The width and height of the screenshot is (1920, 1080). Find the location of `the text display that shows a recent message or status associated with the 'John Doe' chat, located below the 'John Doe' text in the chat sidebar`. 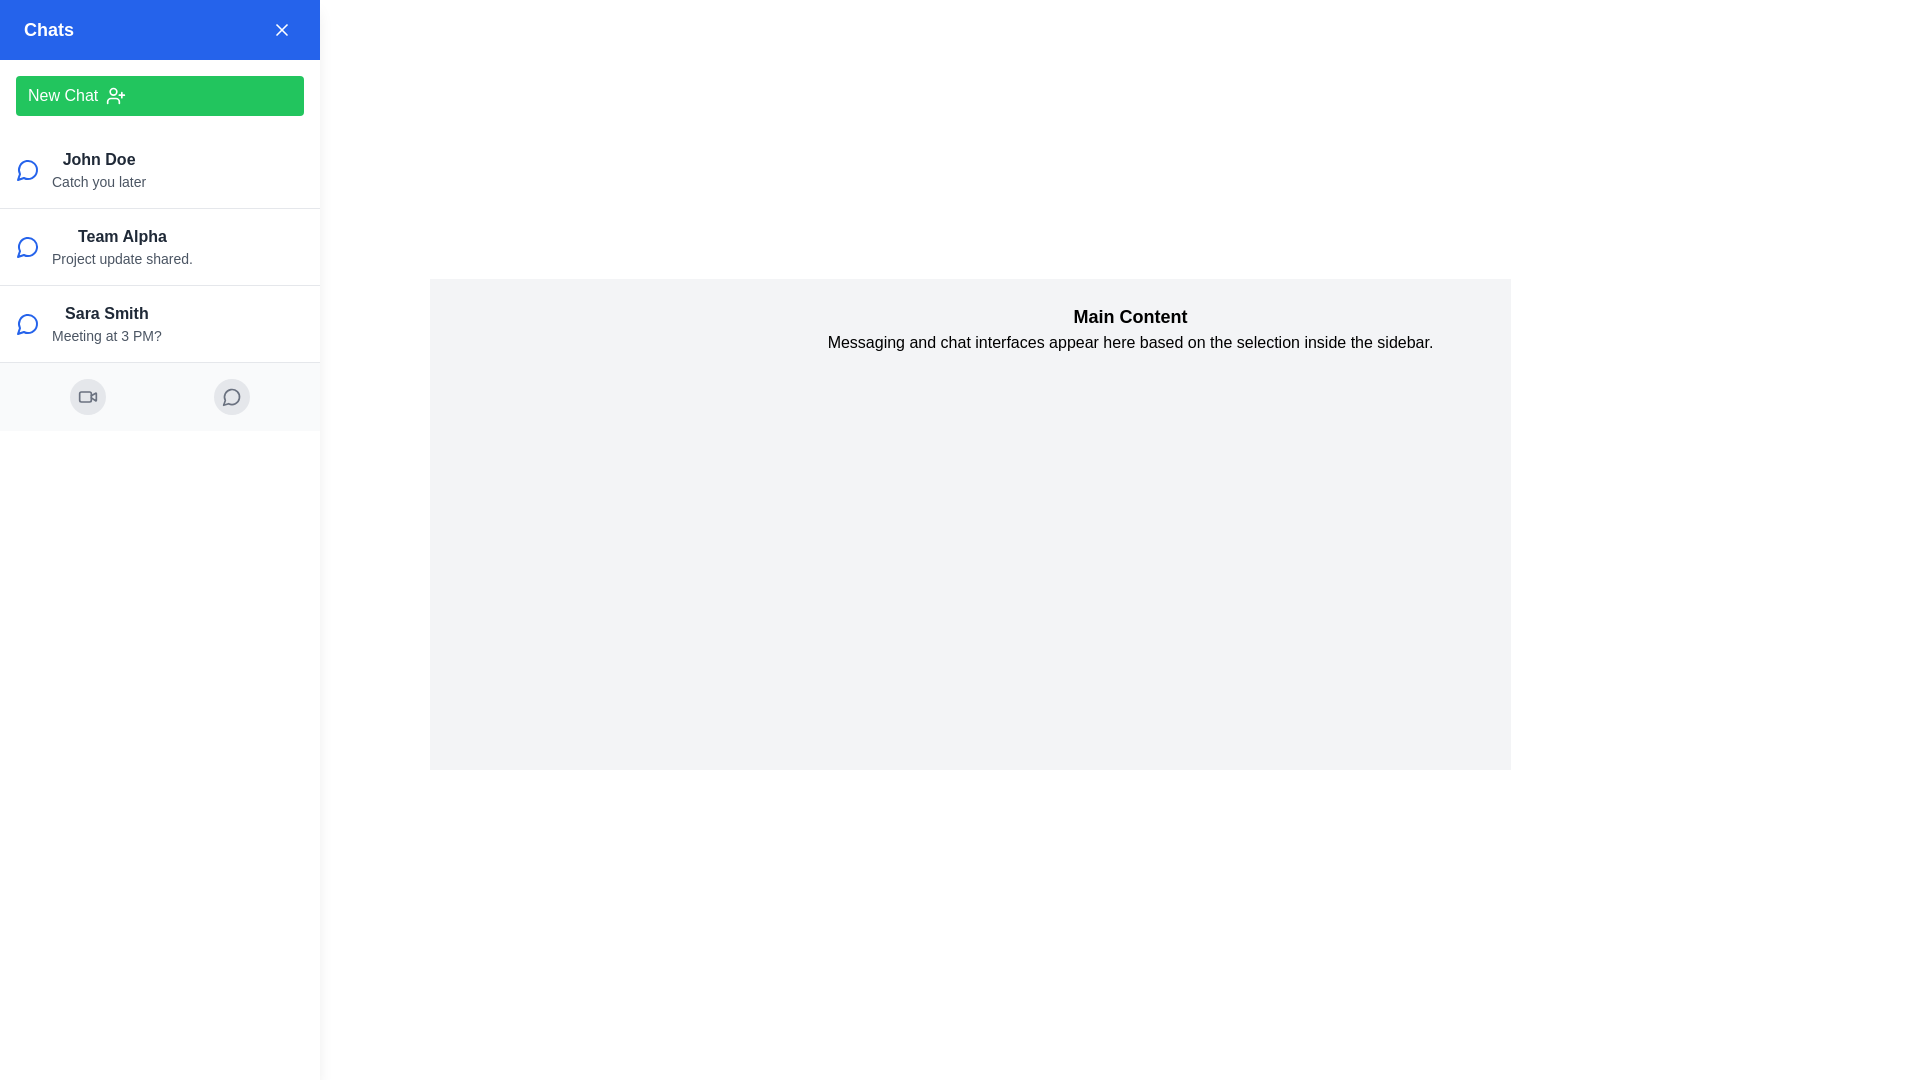

the text display that shows a recent message or status associated with the 'John Doe' chat, located below the 'John Doe' text in the chat sidebar is located at coordinates (98, 181).